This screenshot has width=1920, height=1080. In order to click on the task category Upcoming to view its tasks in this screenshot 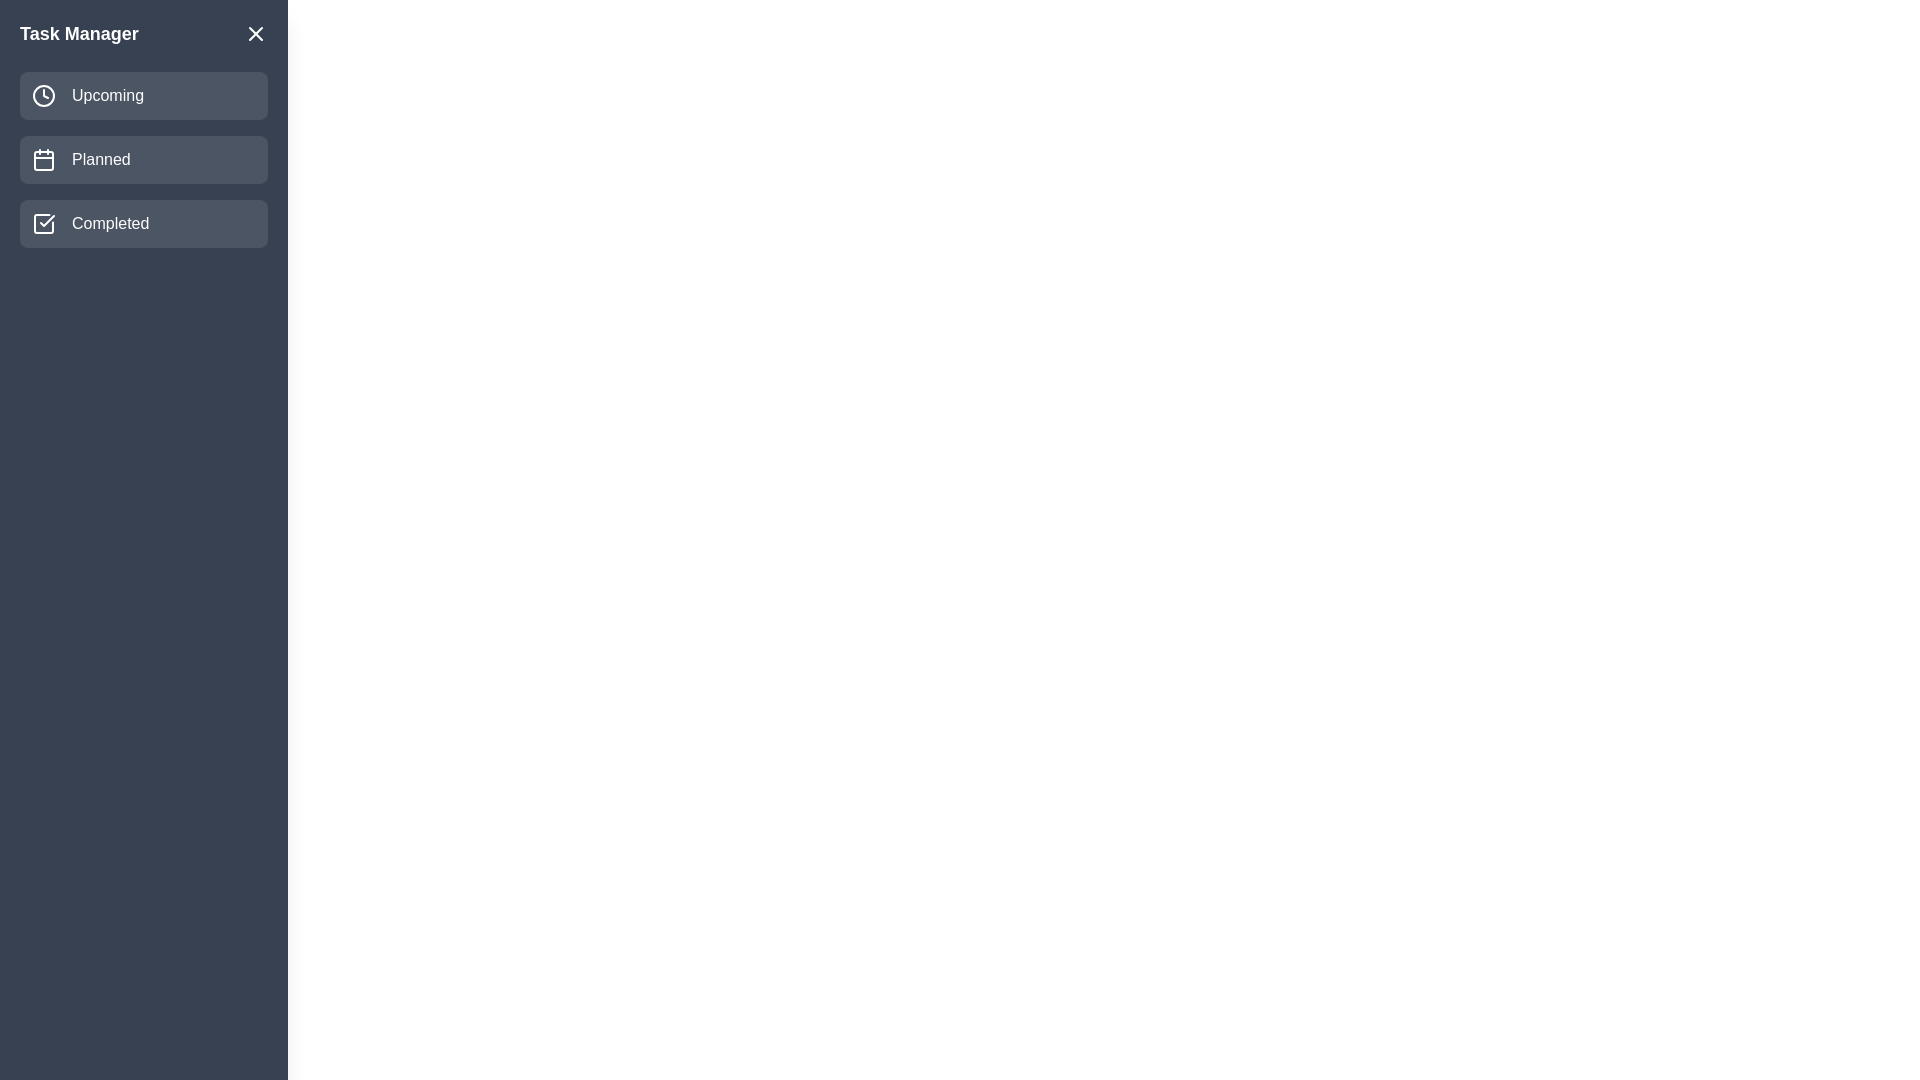, I will do `click(143, 96)`.